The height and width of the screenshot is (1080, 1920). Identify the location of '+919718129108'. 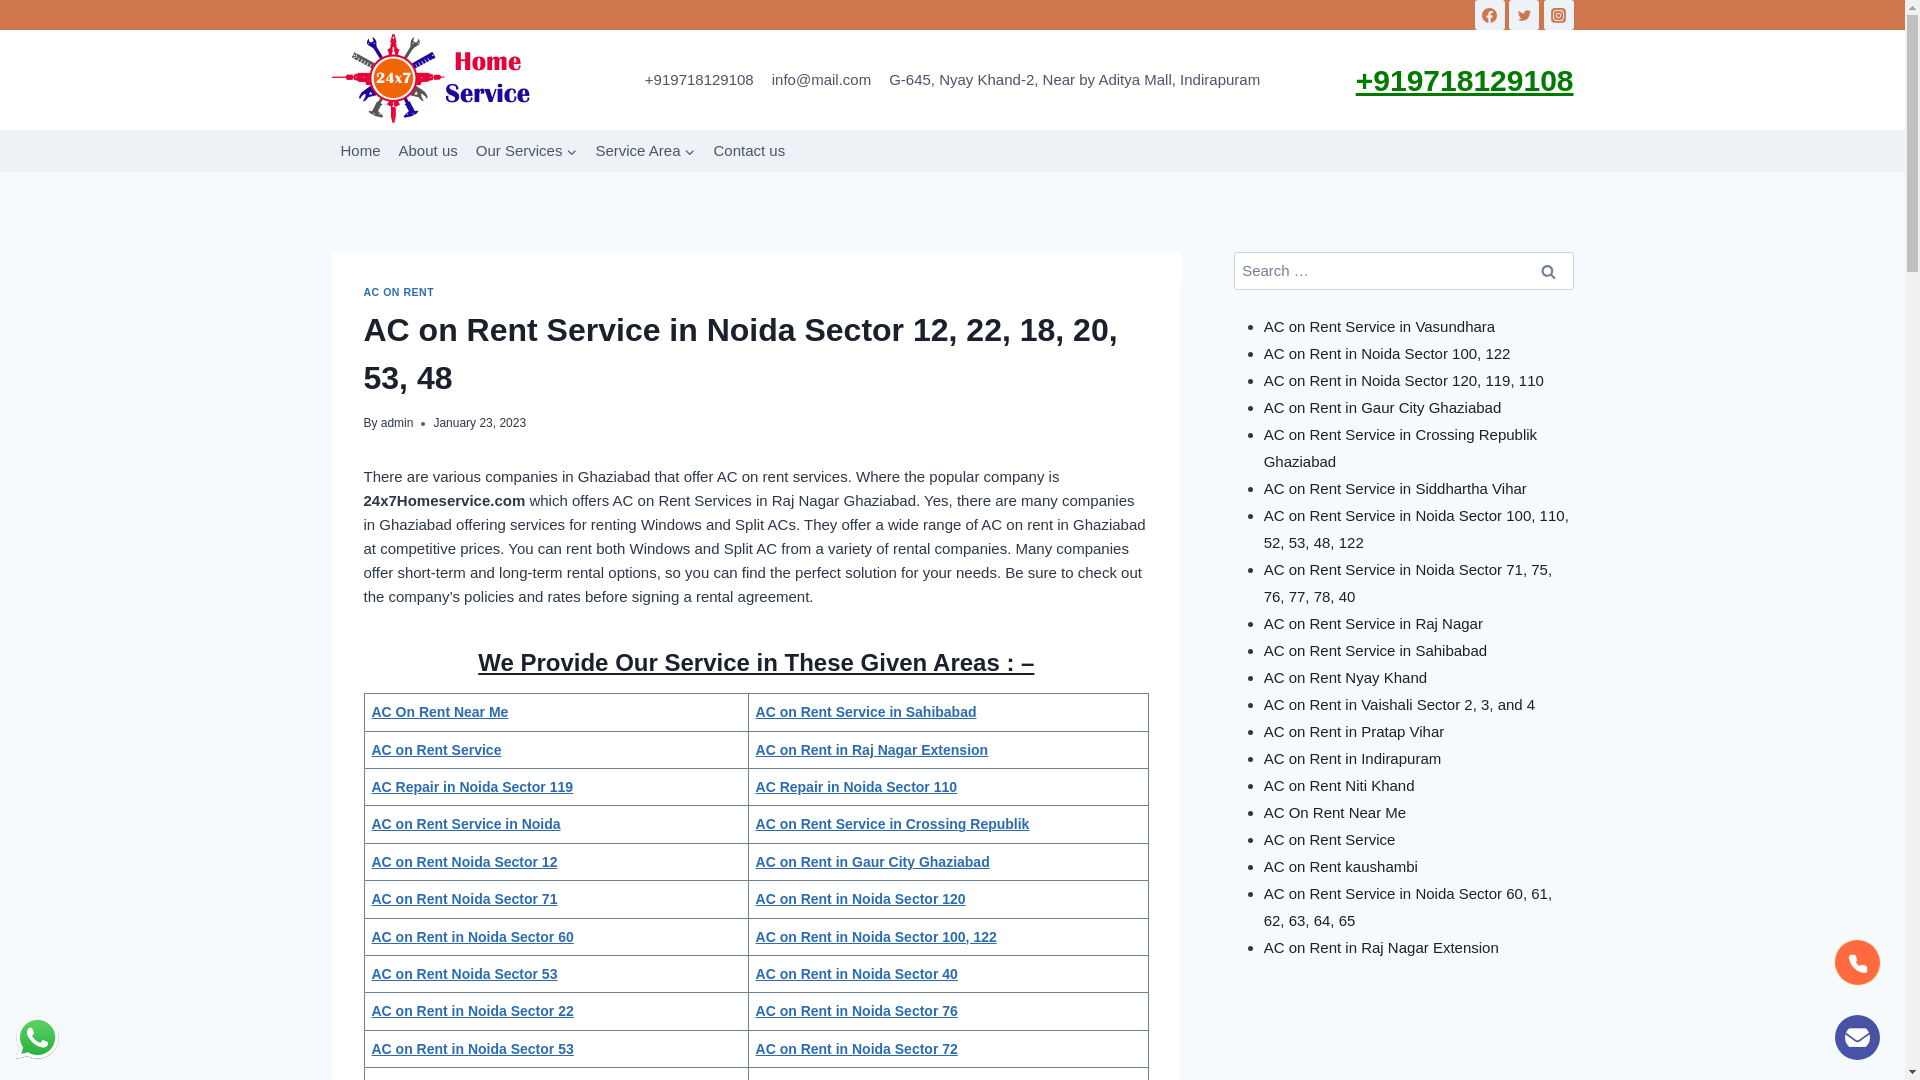
(1464, 79).